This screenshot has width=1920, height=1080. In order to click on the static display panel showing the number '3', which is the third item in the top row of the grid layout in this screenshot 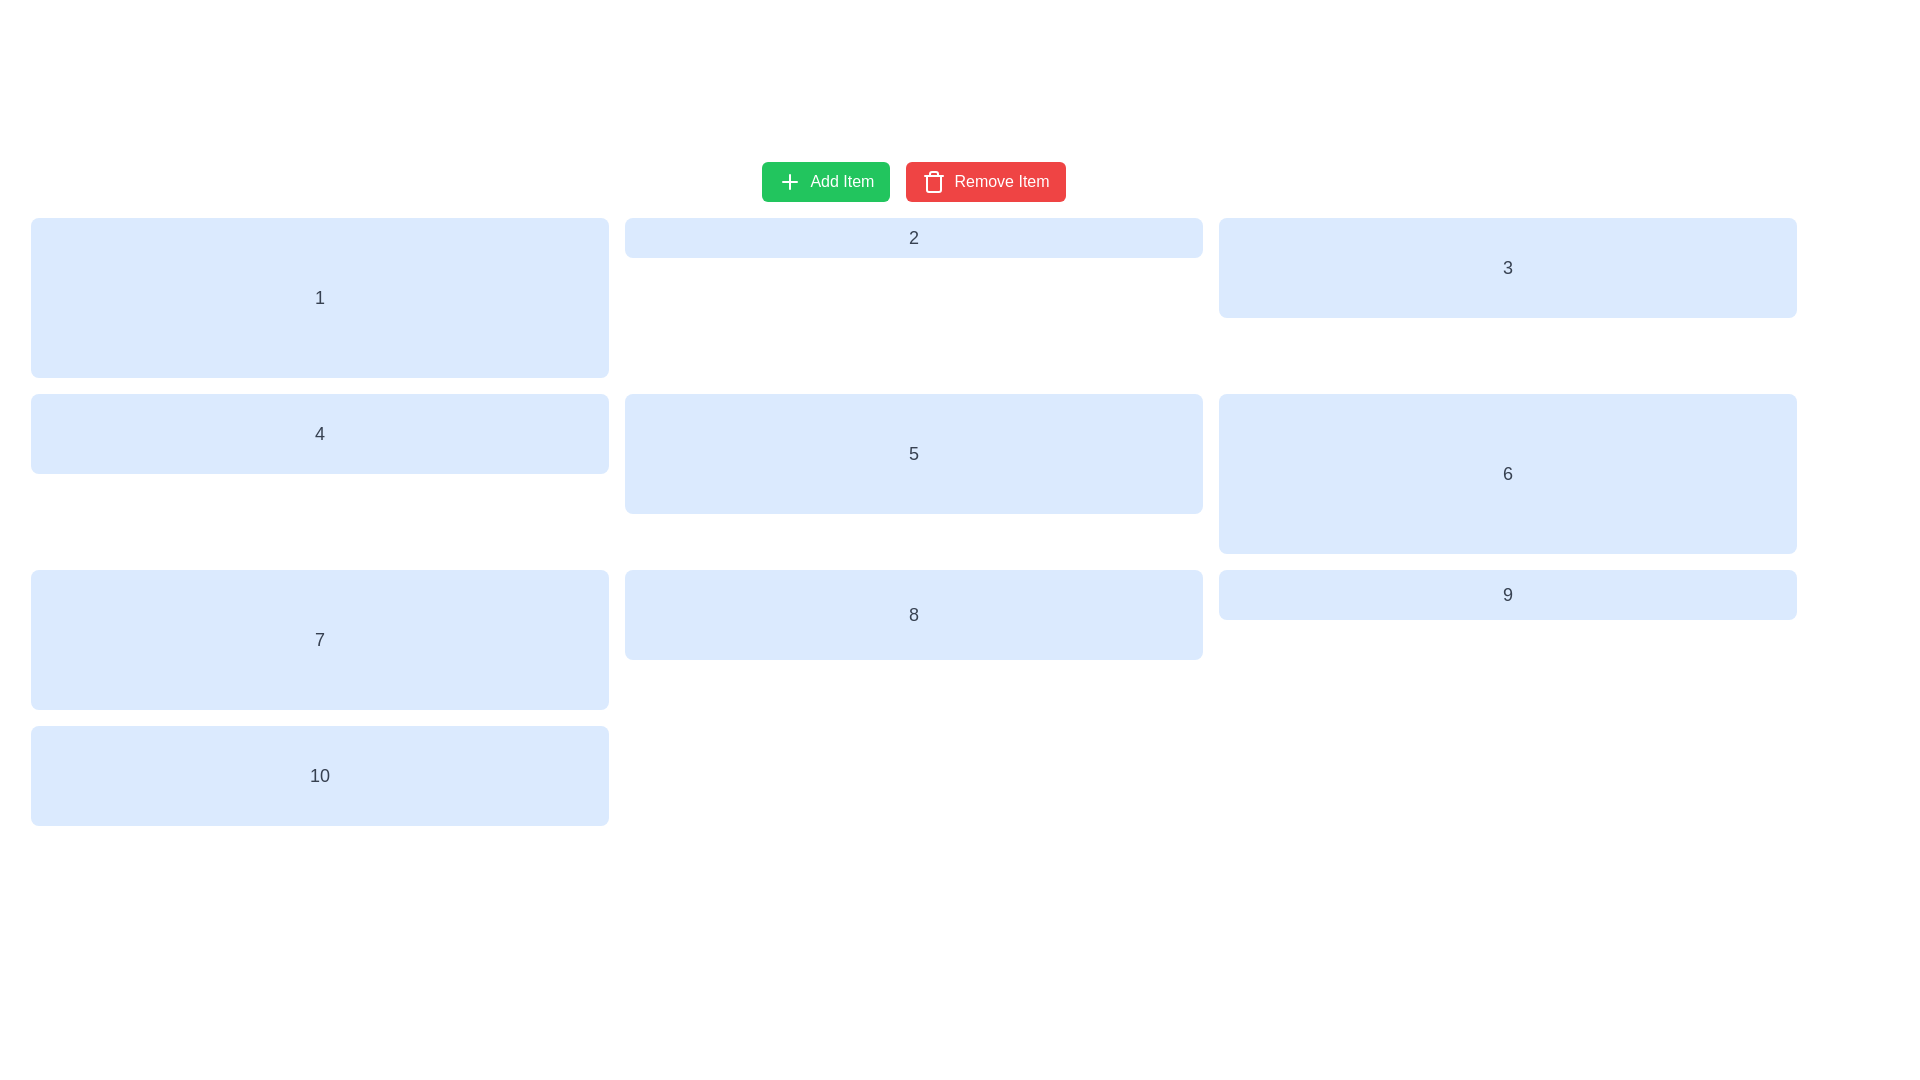, I will do `click(1507, 266)`.